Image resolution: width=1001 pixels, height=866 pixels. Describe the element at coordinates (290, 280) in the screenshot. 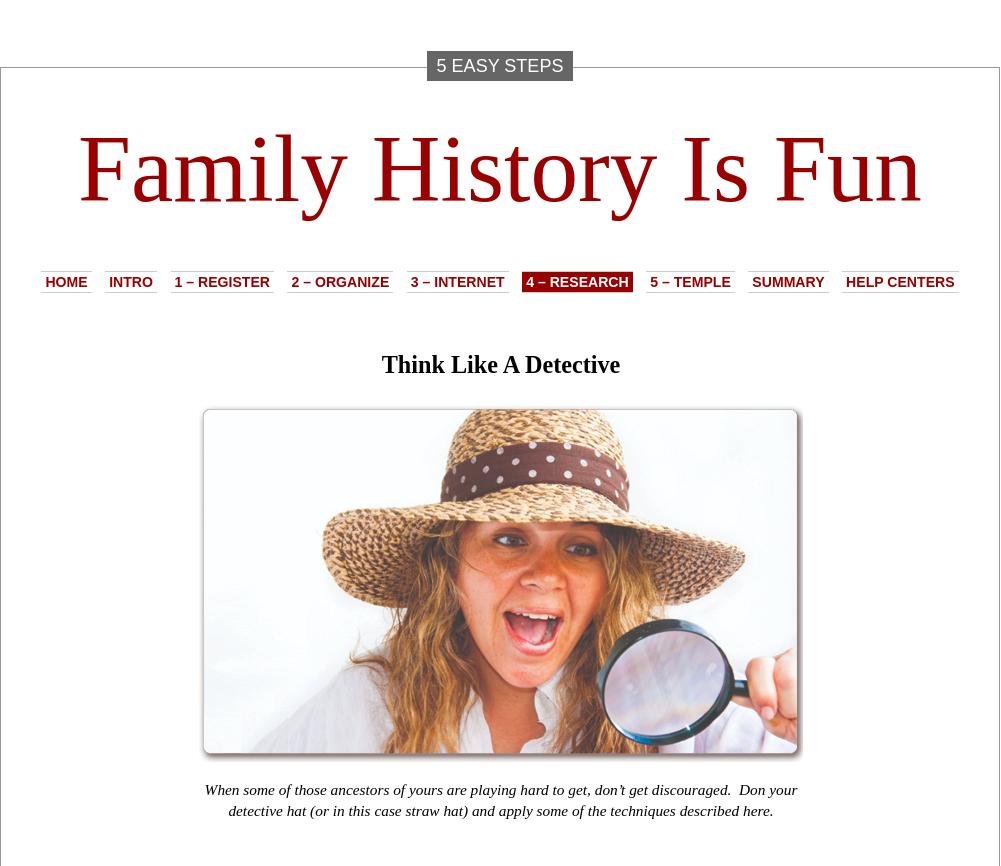

I see `'2 – Organize'` at that location.